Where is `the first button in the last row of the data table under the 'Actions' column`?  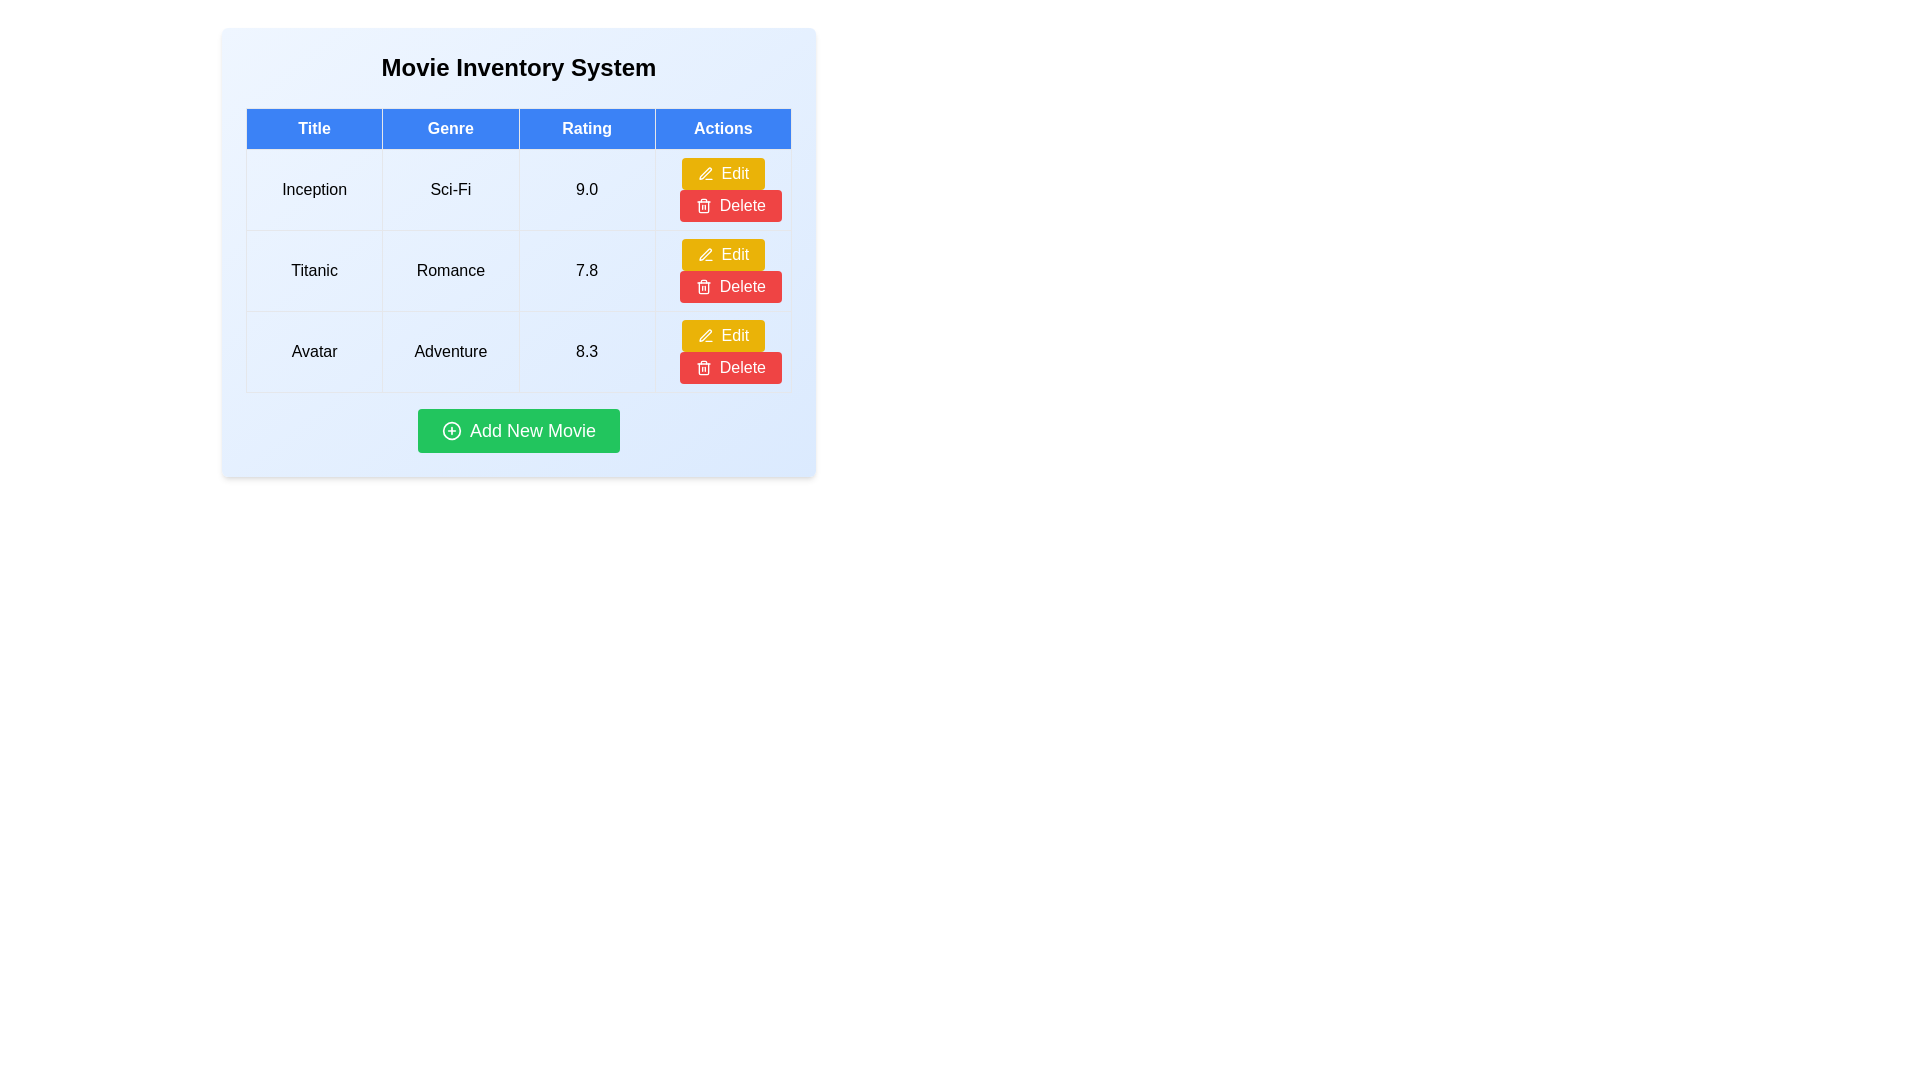 the first button in the last row of the data table under the 'Actions' column is located at coordinates (722, 334).